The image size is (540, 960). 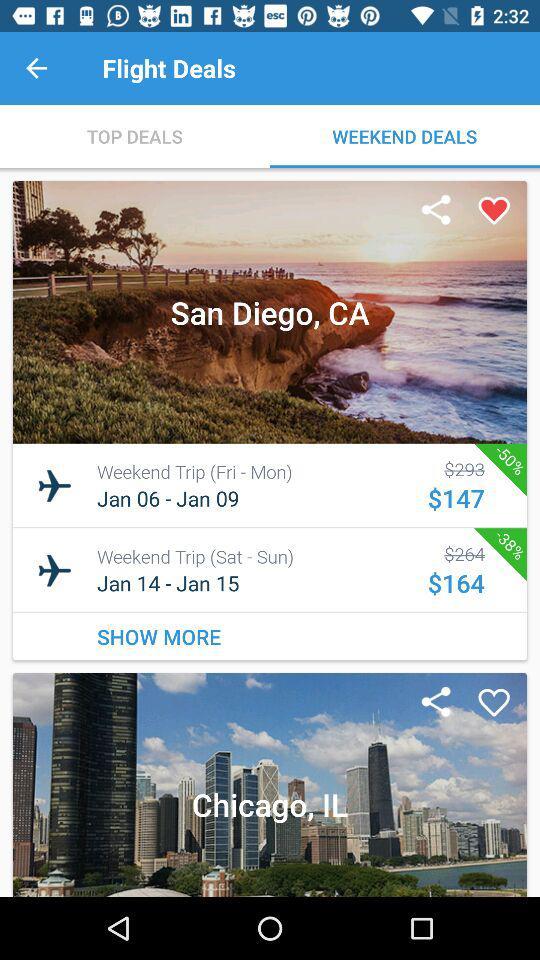 What do you see at coordinates (270, 635) in the screenshot?
I see `the text show more which is above the image` at bounding box center [270, 635].